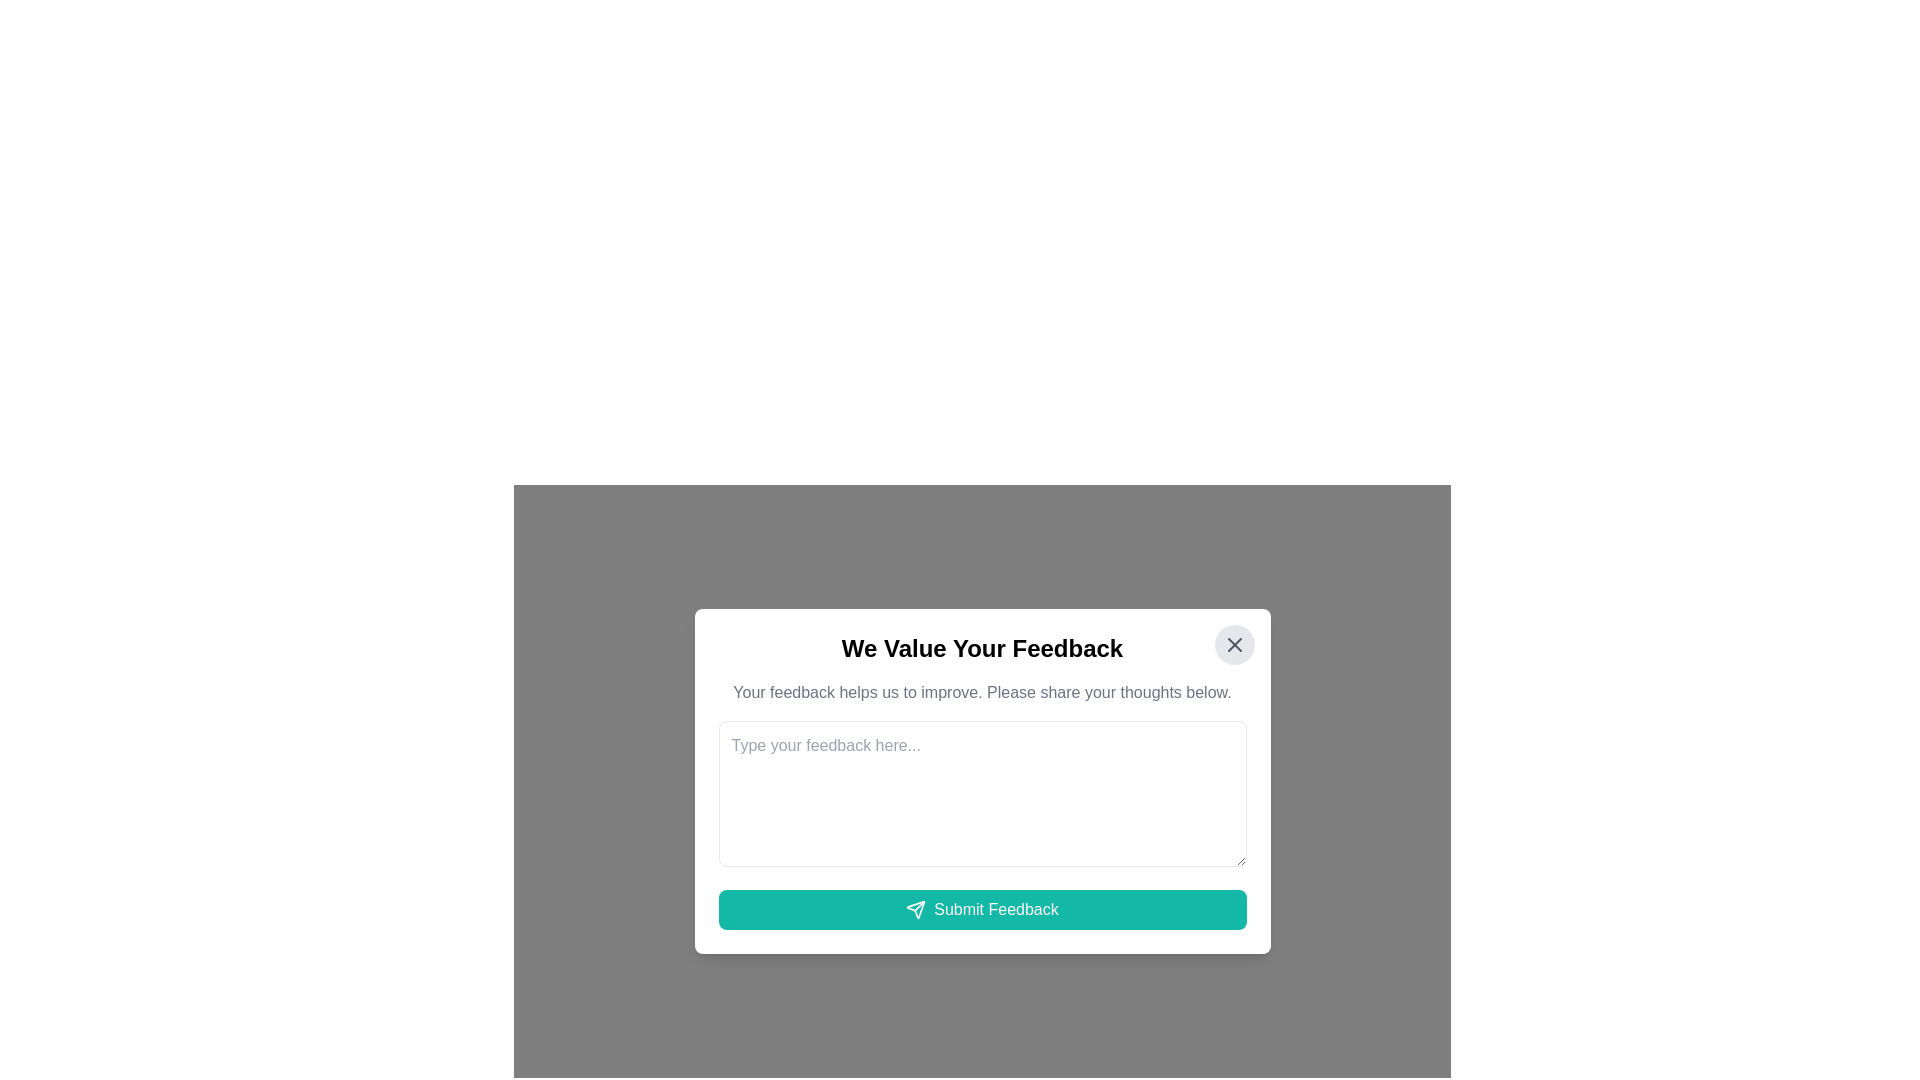  I want to click on the close button located at the upper-right corner of the 'We Value Your Feedback' dialog box, so click(1233, 644).